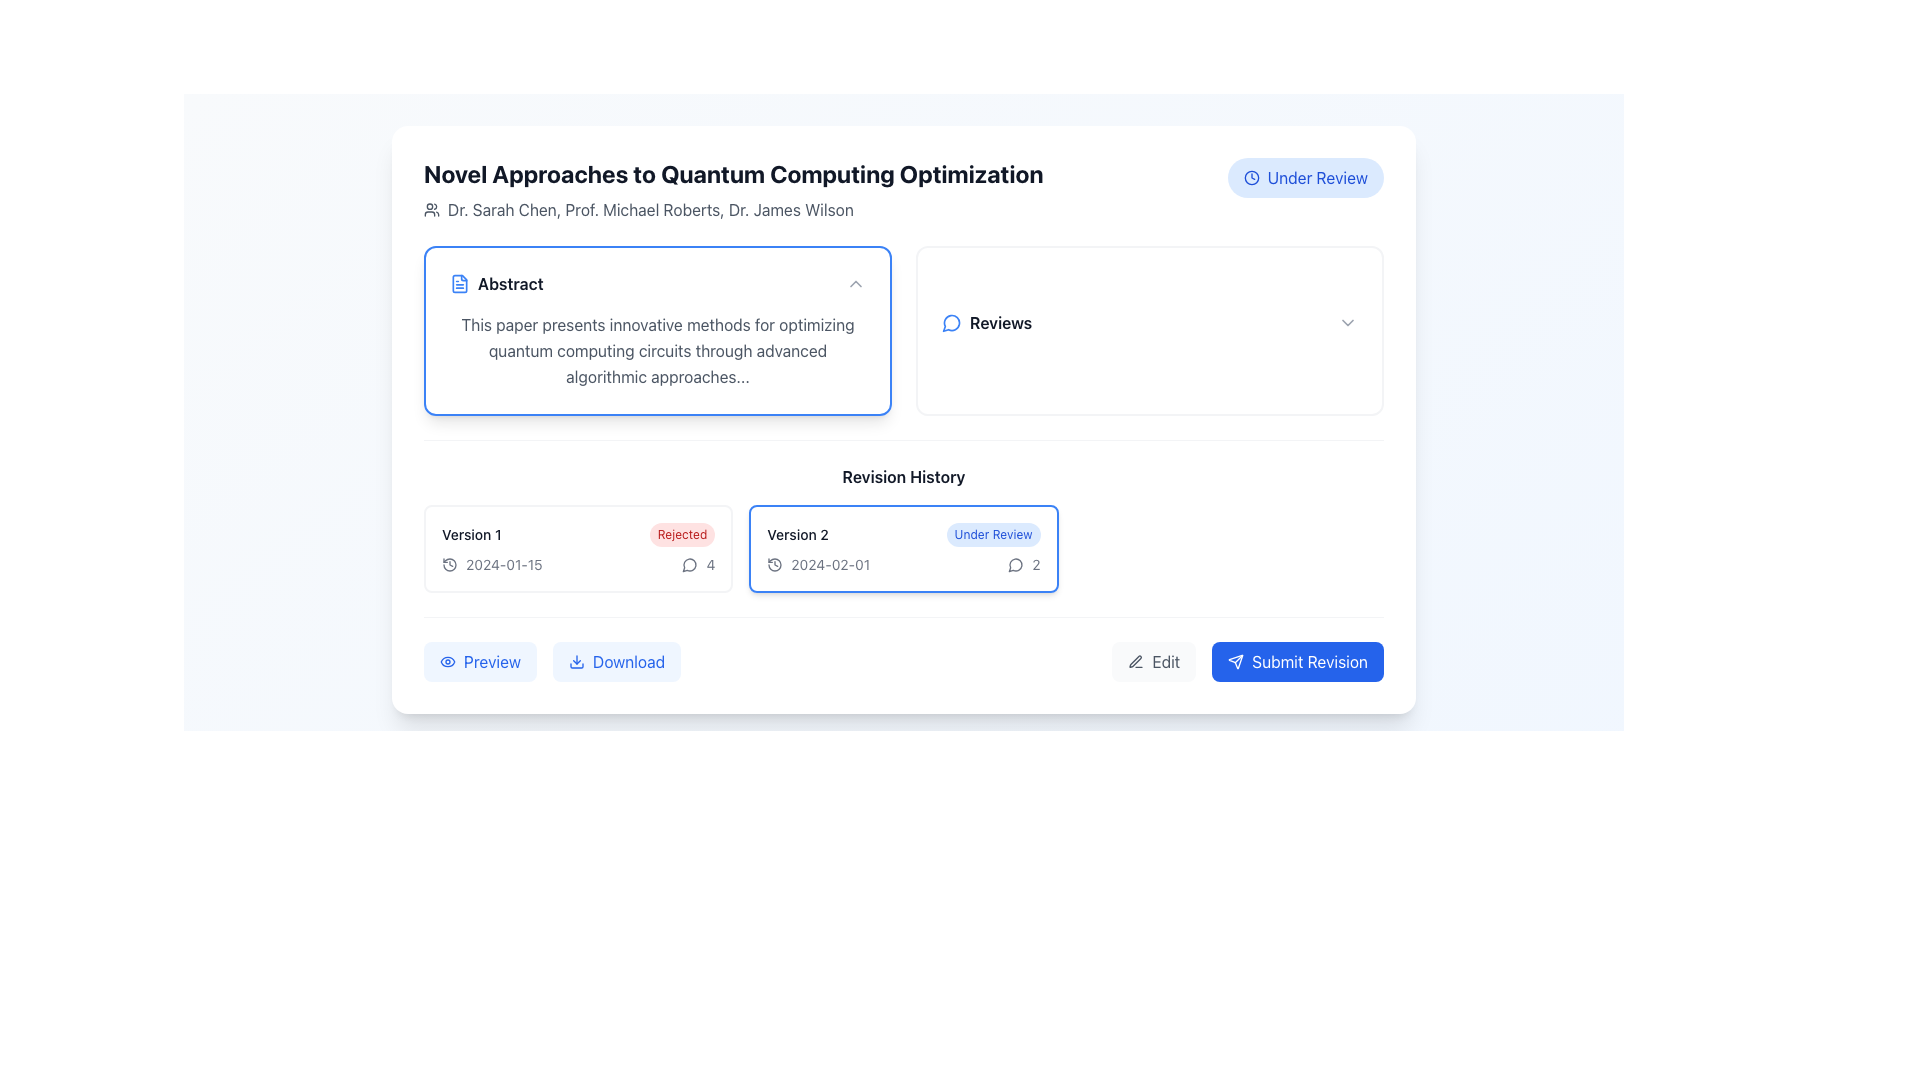 The image size is (1920, 1080). What do you see at coordinates (732, 189) in the screenshot?
I see `the interactive author names in the Header section, which displays the title of the document or project along with the list of authors, located near the top-left corner of the card interface` at bounding box center [732, 189].